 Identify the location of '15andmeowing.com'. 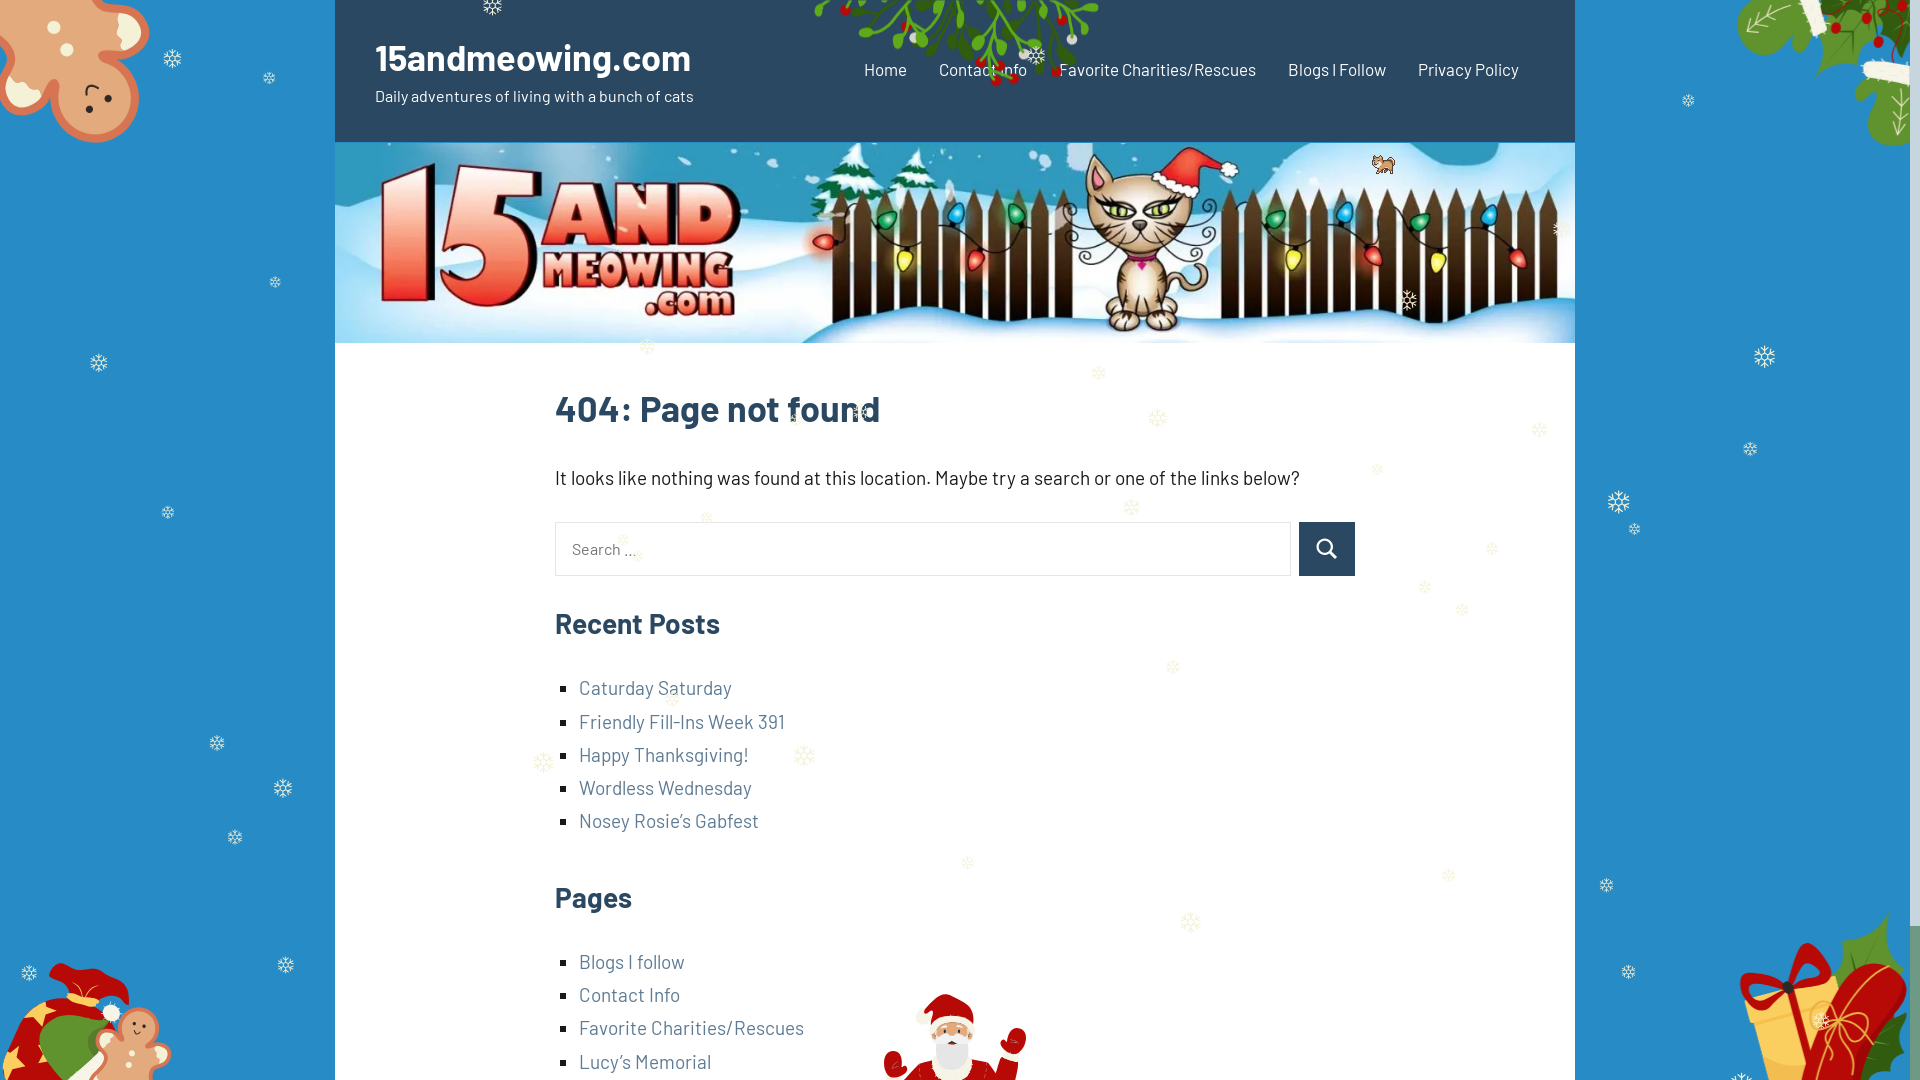
(532, 55).